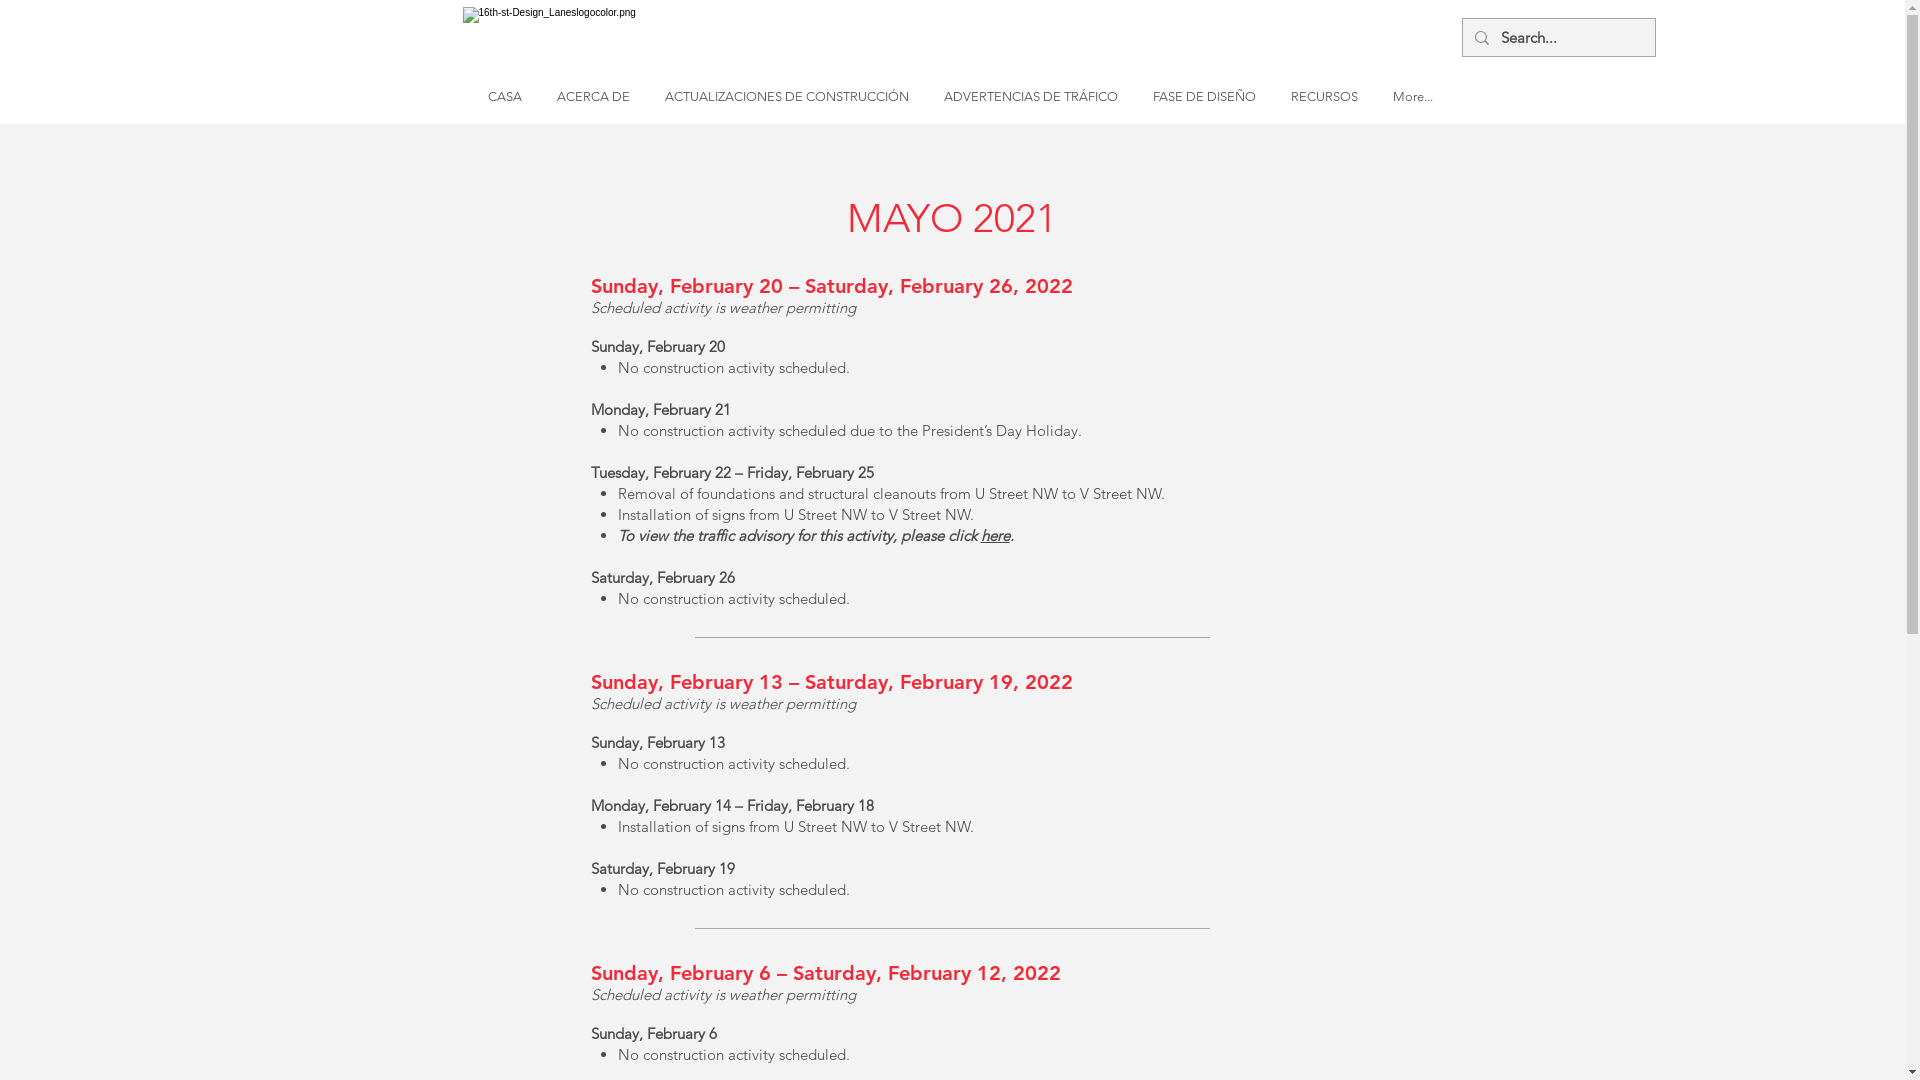 The image size is (1920, 1080). What do you see at coordinates (469, 96) in the screenshot?
I see `'CASA'` at bounding box center [469, 96].